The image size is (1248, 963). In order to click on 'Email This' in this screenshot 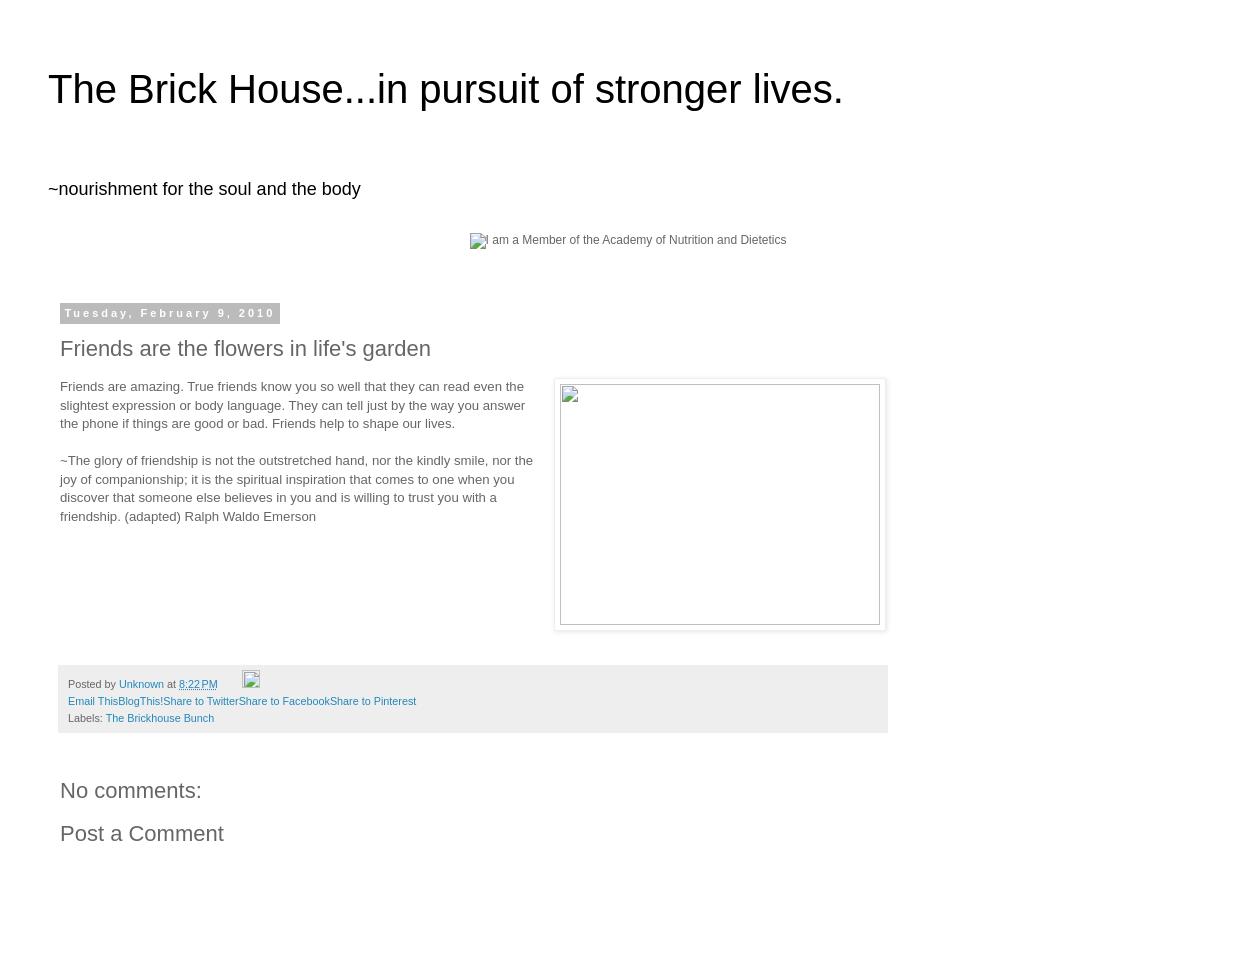, I will do `click(67, 700)`.